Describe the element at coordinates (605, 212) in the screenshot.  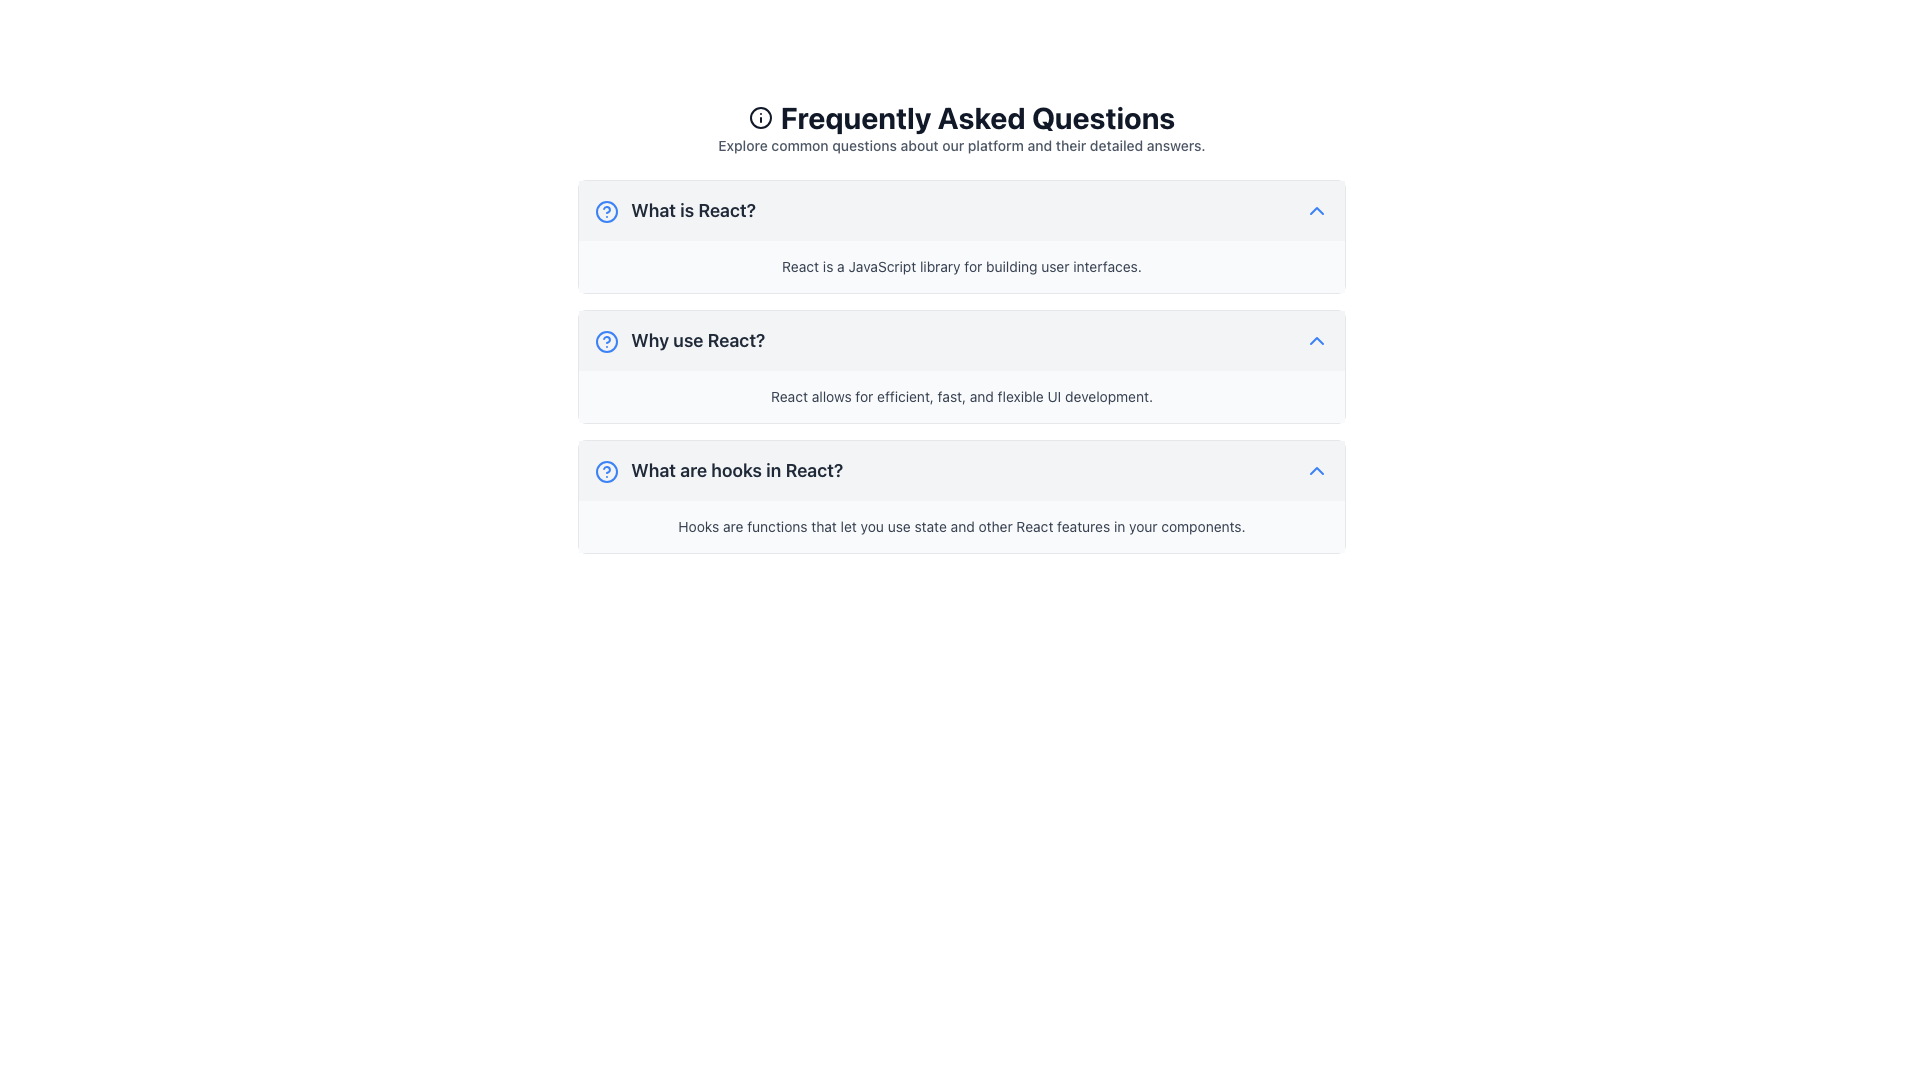
I see `the help icon located at the start of the FAQ entry titled 'What is React?' which provides additional context upon interaction` at that location.